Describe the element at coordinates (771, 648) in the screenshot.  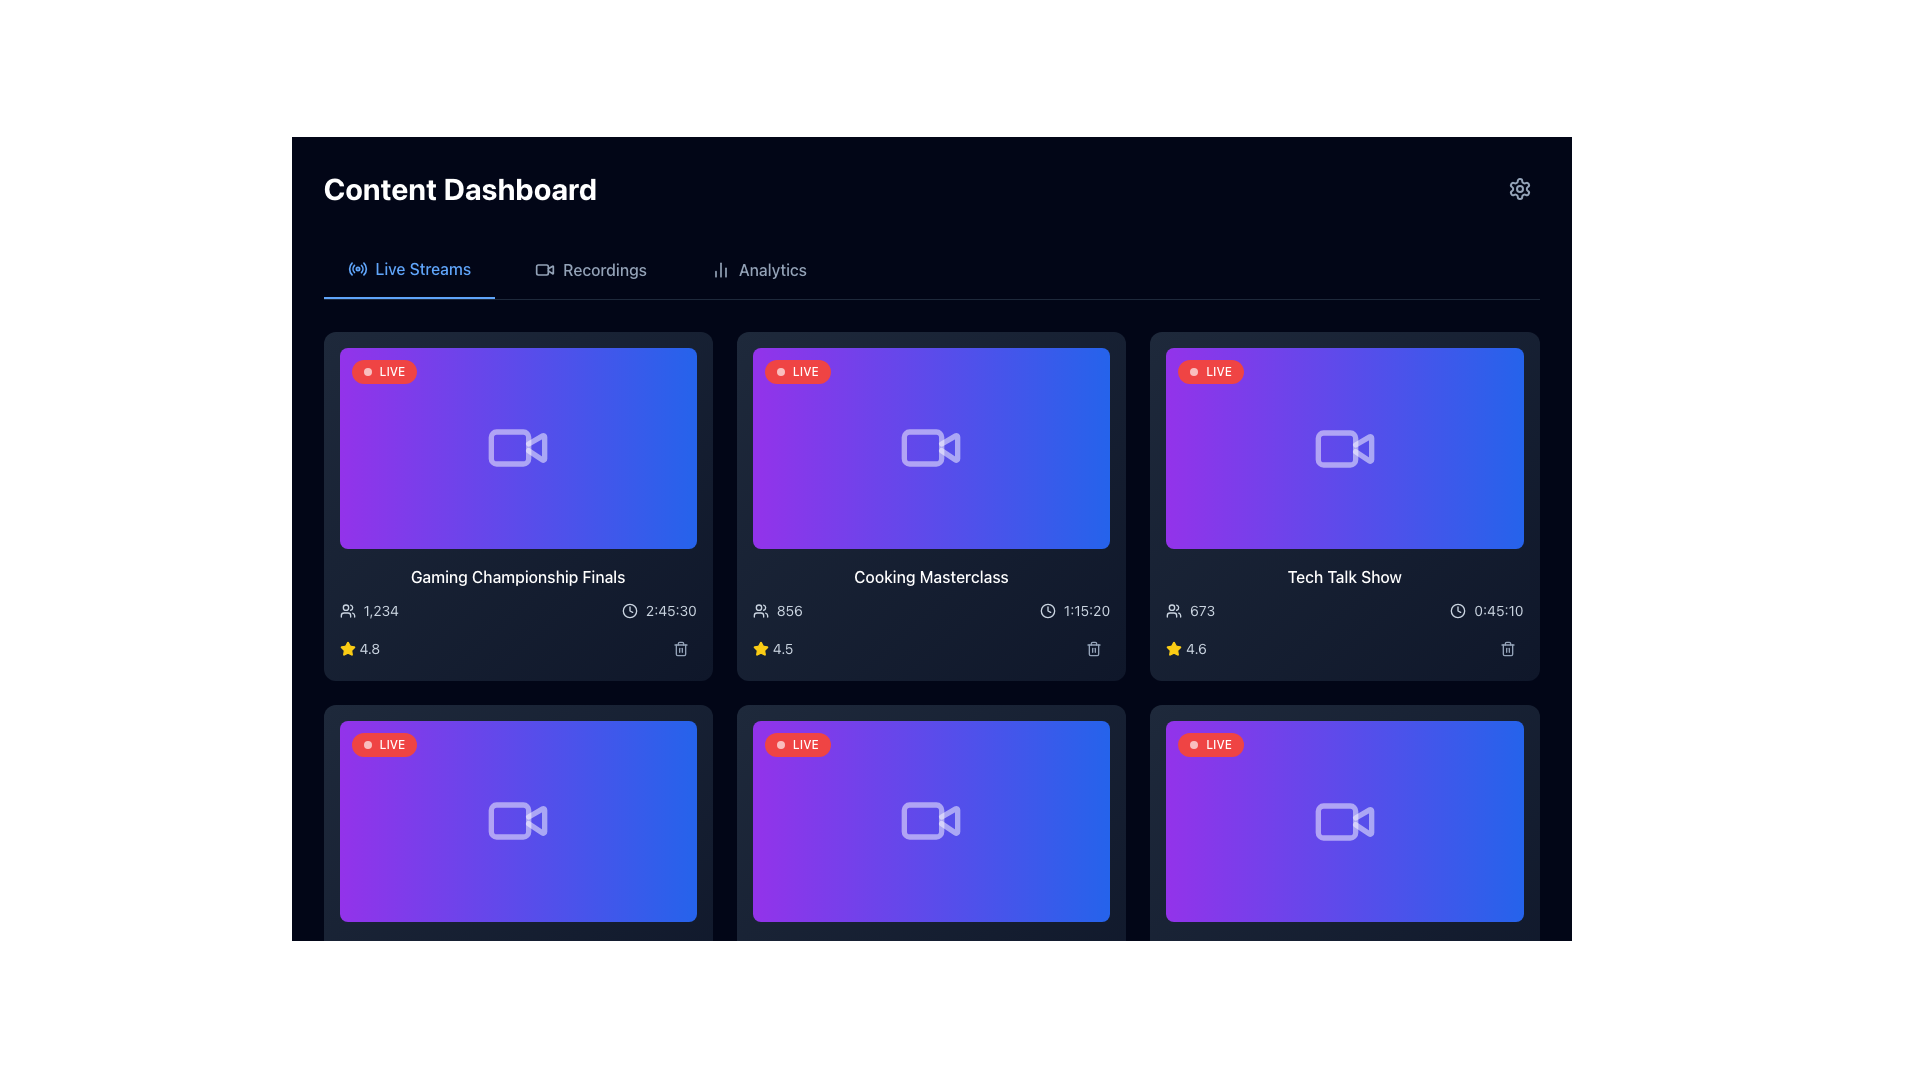
I see `the Rating indicator, which consists of a yellow star icon followed by the numeric text '4.5', located at the bottom left of the 'Cooking Masterclass' video card` at that location.